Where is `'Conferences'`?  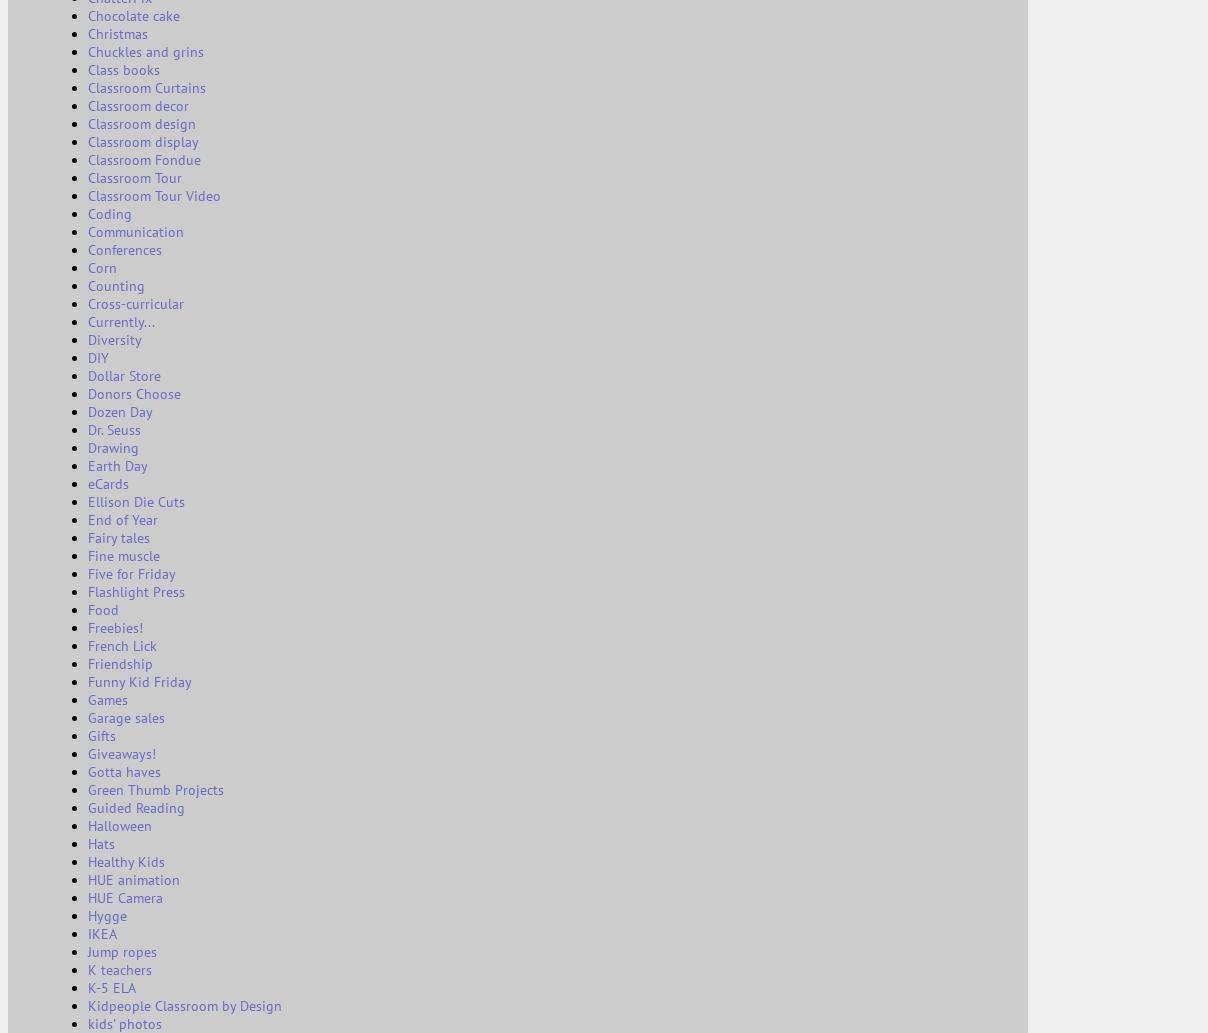
'Conferences' is located at coordinates (124, 248).